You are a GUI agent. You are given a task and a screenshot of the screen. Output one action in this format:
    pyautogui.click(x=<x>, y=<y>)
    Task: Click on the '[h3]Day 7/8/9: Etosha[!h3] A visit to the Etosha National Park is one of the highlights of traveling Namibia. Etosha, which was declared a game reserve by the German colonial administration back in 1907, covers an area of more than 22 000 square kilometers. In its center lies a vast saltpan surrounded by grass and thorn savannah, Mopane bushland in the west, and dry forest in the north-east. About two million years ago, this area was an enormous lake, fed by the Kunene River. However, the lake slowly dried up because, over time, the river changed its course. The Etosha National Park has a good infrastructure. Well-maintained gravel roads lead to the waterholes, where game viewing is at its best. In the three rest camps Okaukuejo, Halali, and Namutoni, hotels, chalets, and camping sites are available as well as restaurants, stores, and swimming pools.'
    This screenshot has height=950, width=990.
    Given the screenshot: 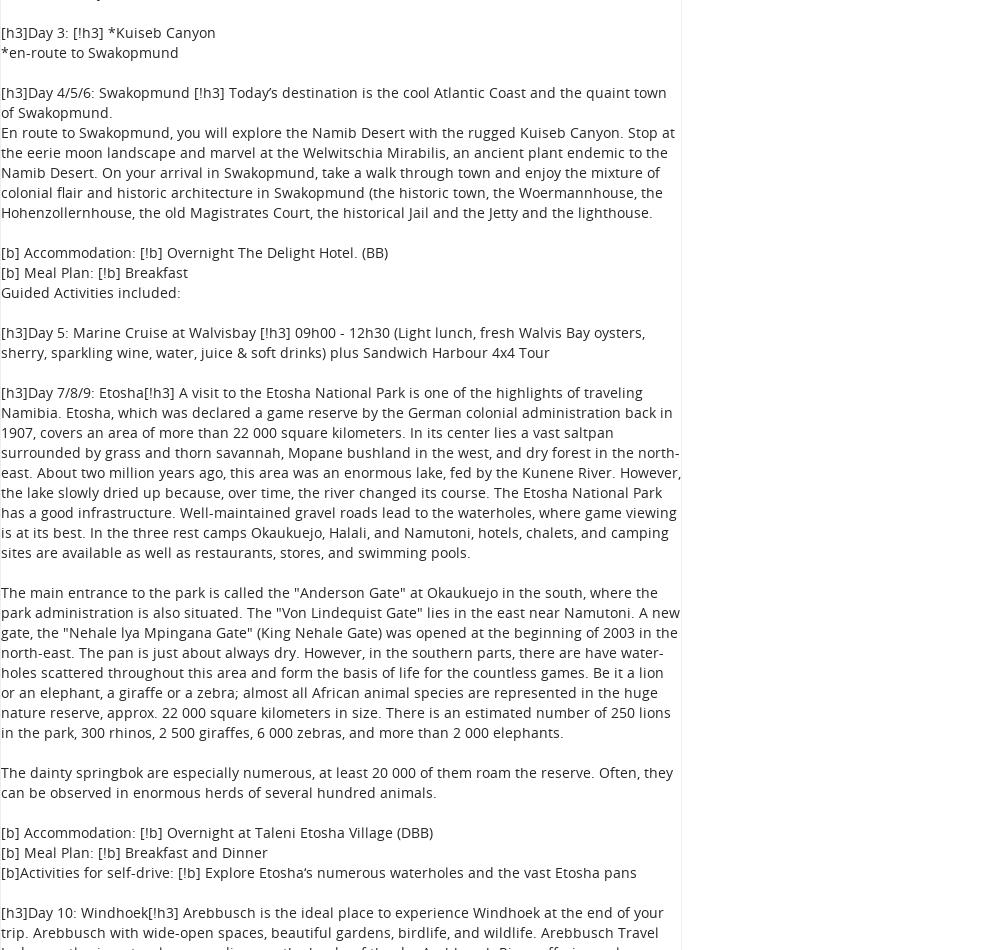 What is the action you would take?
    pyautogui.click(x=339, y=471)
    